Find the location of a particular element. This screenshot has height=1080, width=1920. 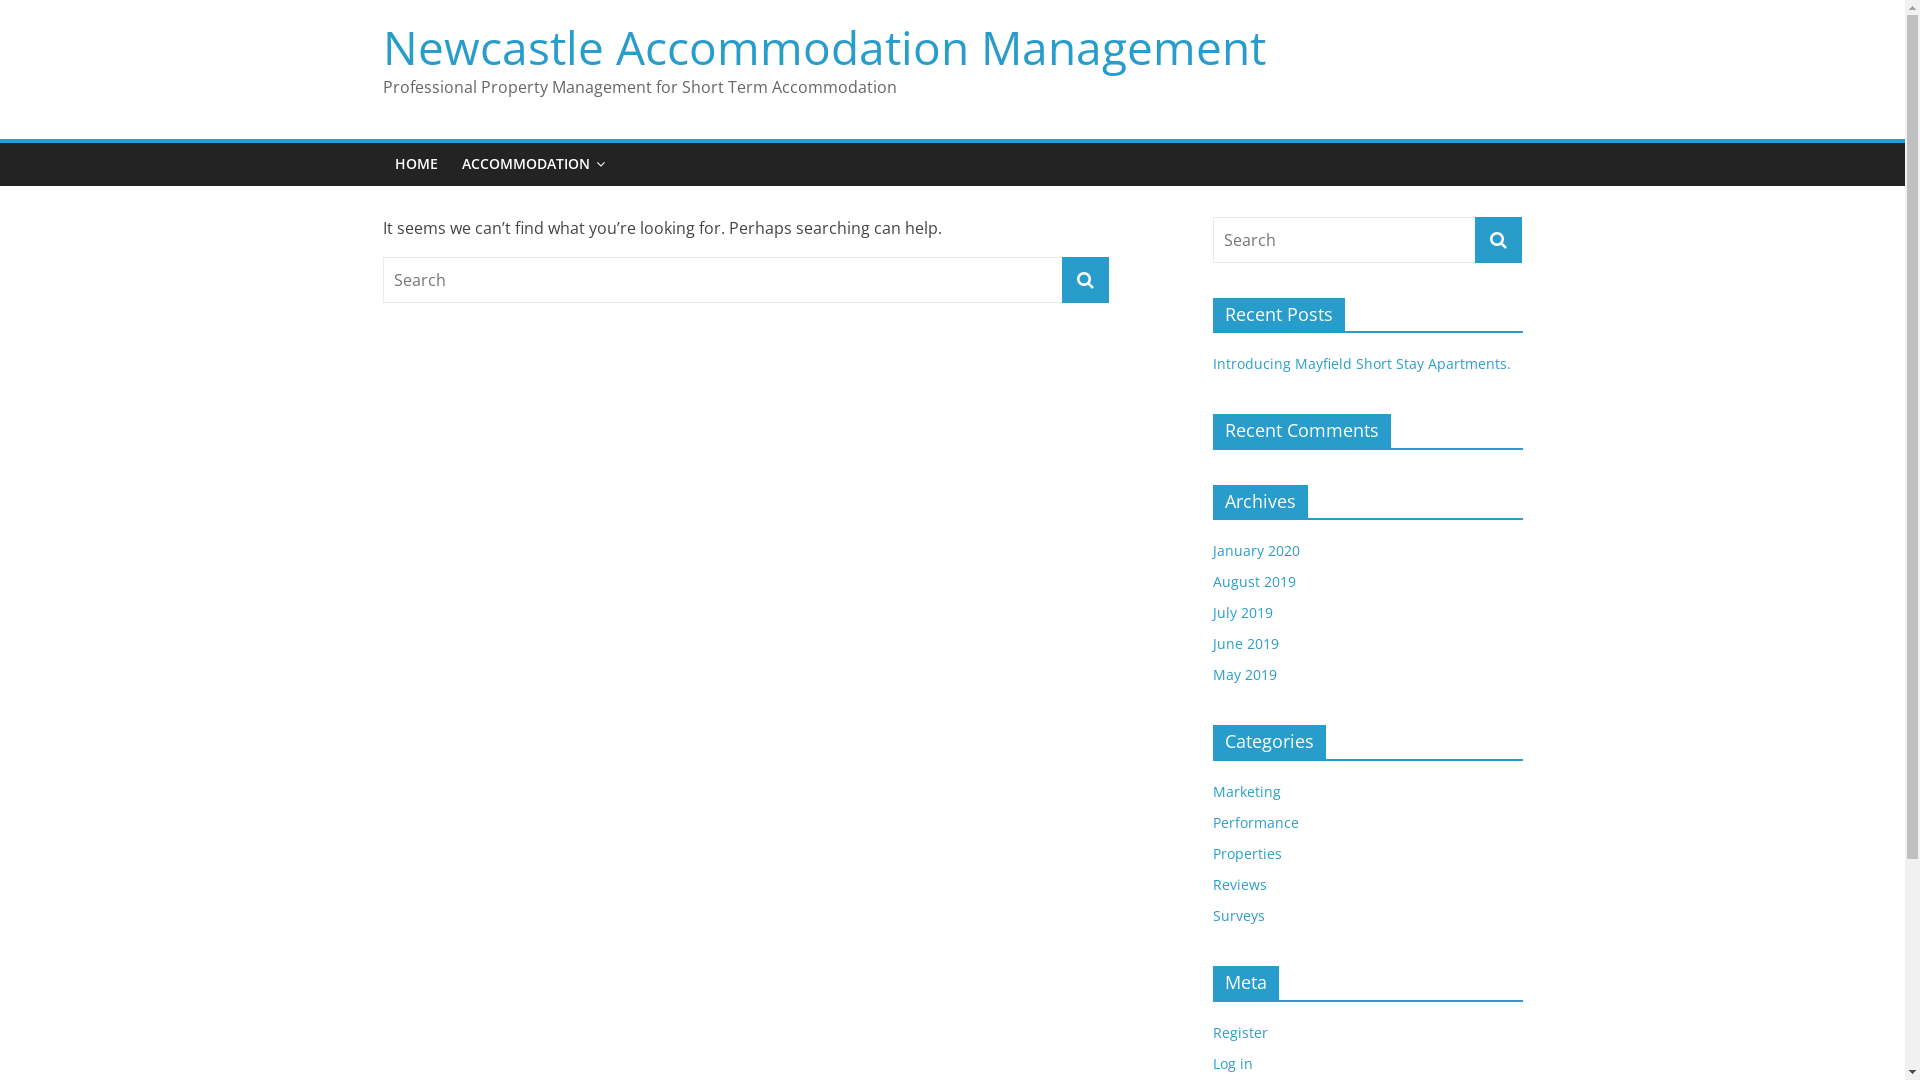

'Properties' is located at coordinates (1210, 853).